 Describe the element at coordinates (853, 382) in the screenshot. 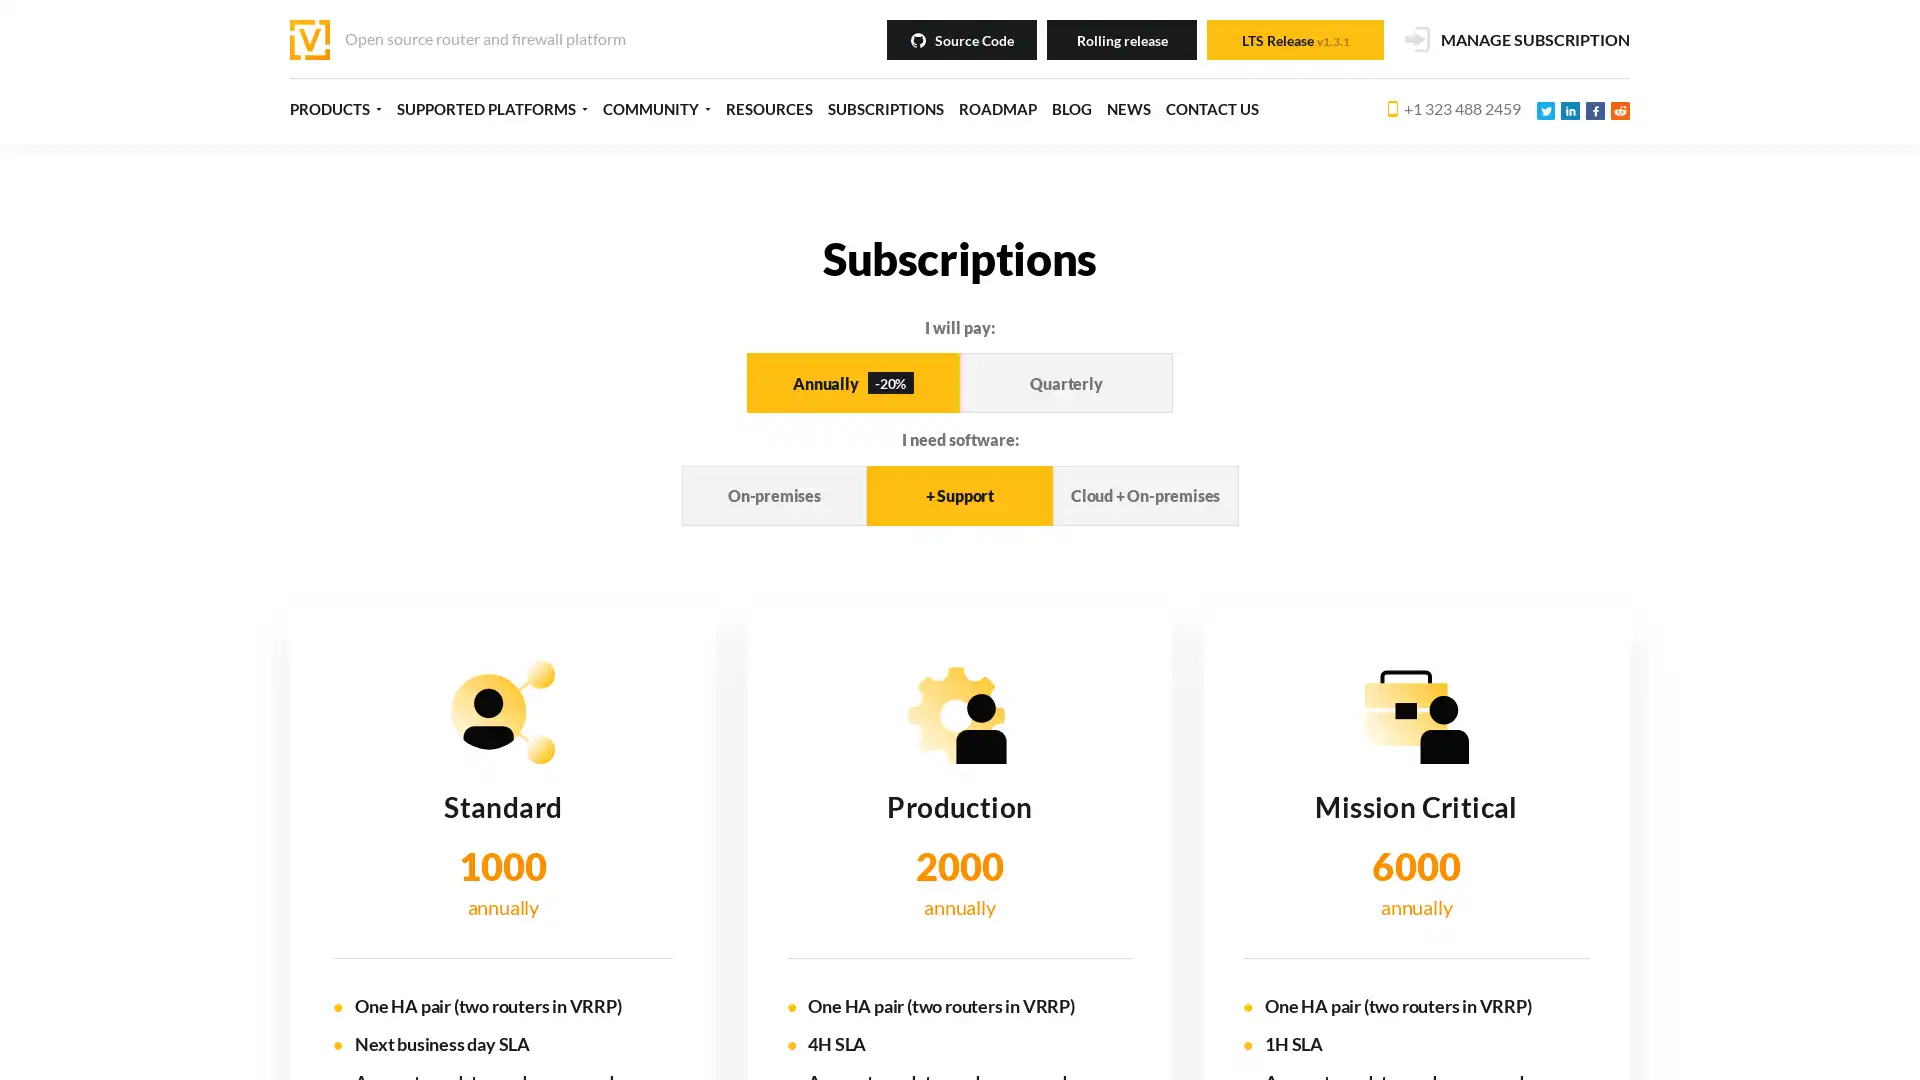

I see `Annually -20%` at that location.